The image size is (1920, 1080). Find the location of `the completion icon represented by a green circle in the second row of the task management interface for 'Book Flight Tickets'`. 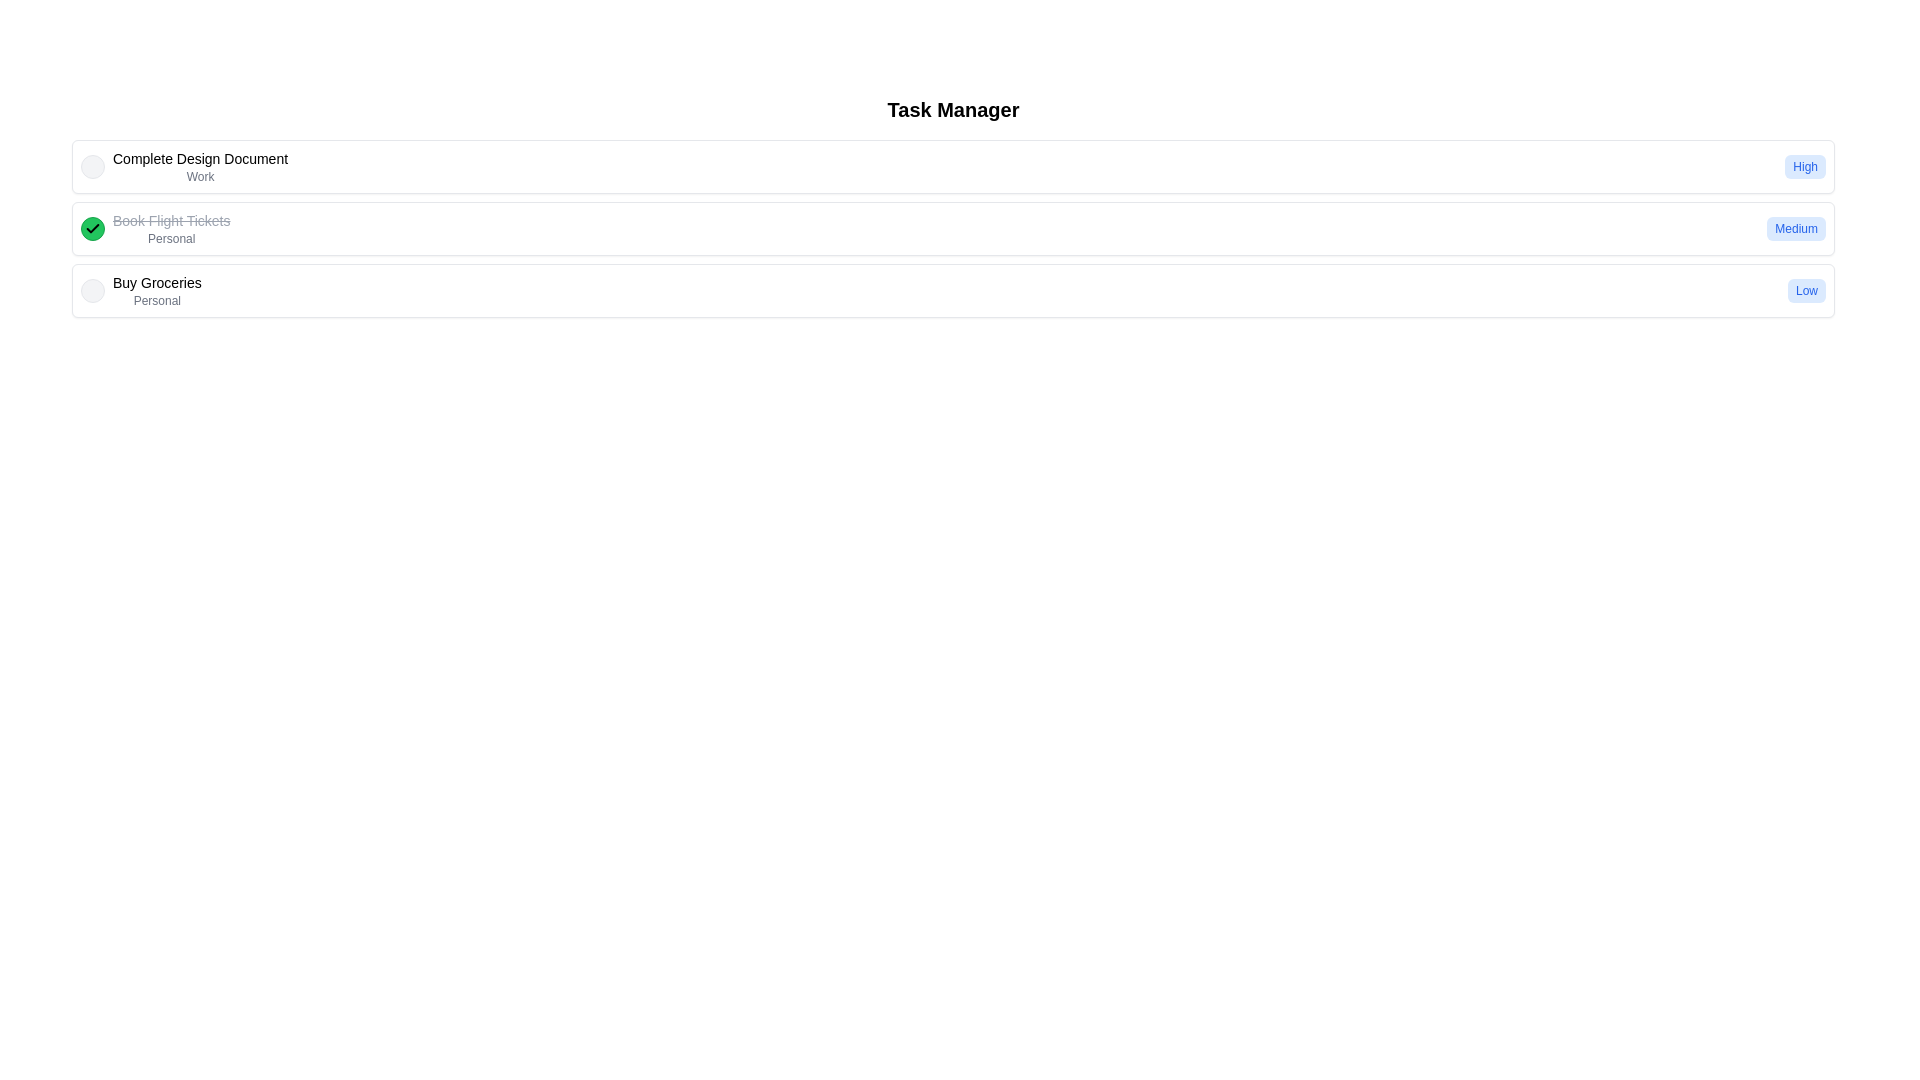

the completion icon represented by a green circle in the second row of the task management interface for 'Book Flight Tickets' is located at coordinates (91, 227).